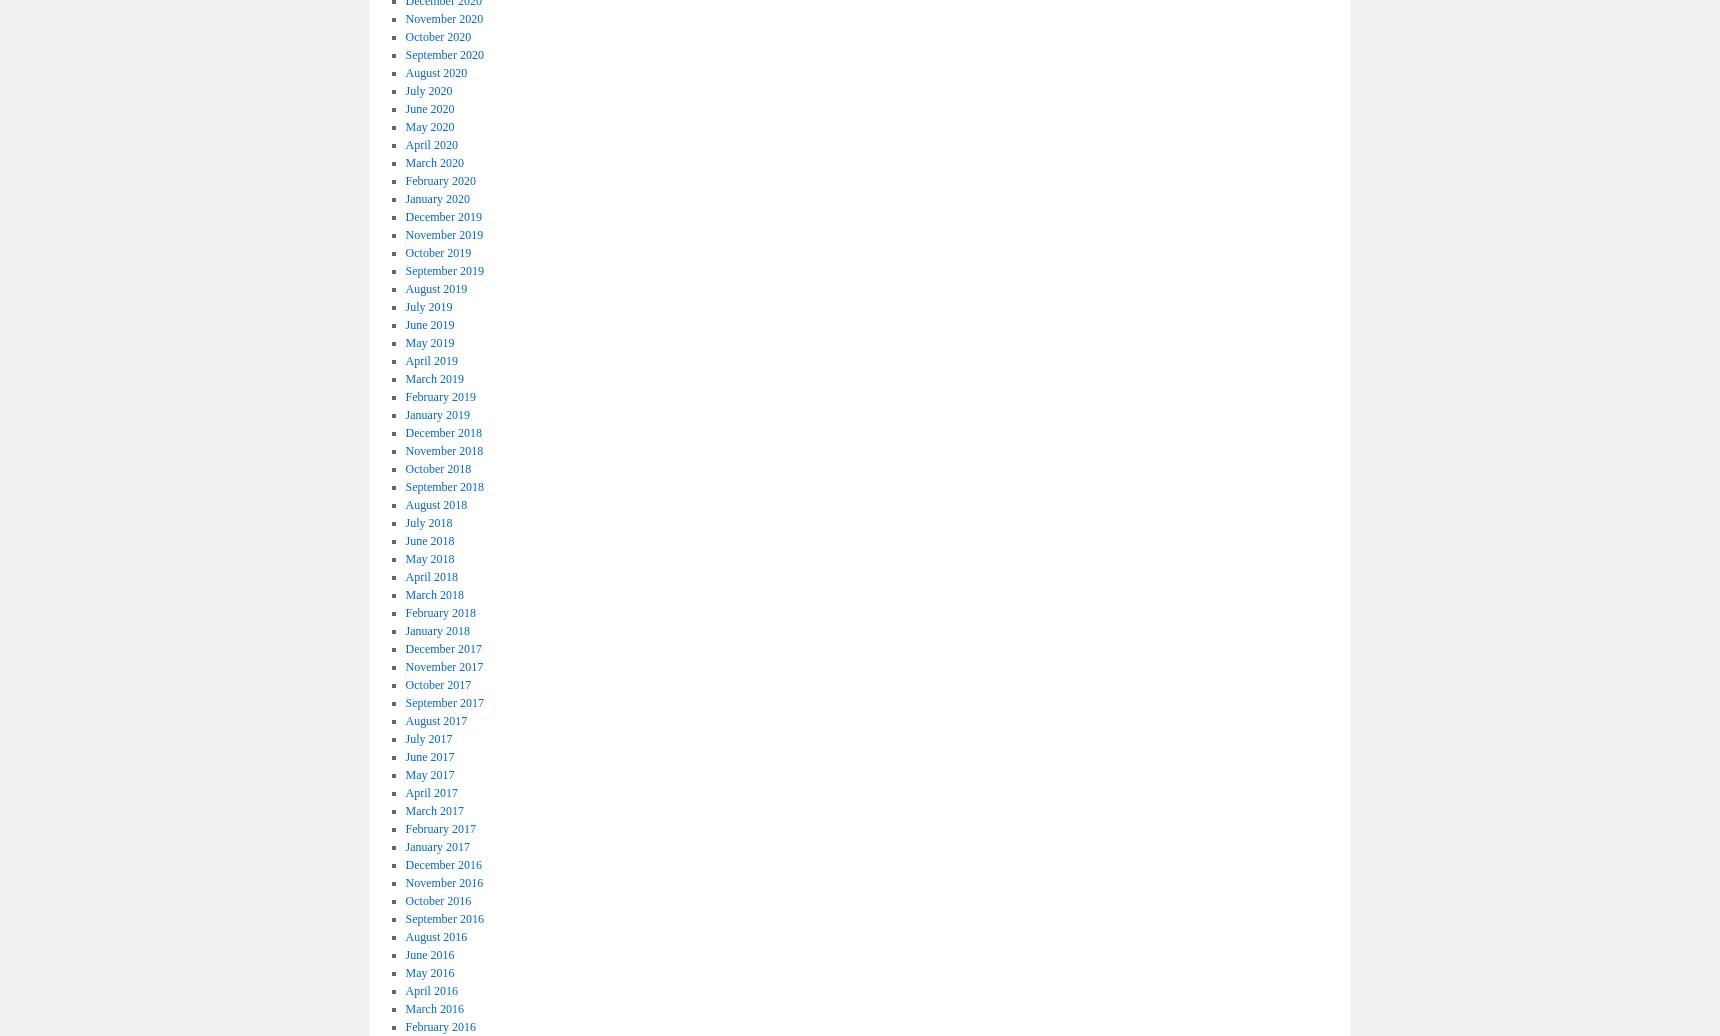 Image resolution: width=1720 pixels, height=1036 pixels. What do you see at coordinates (405, 90) in the screenshot?
I see `'July 2020'` at bounding box center [405, 90].